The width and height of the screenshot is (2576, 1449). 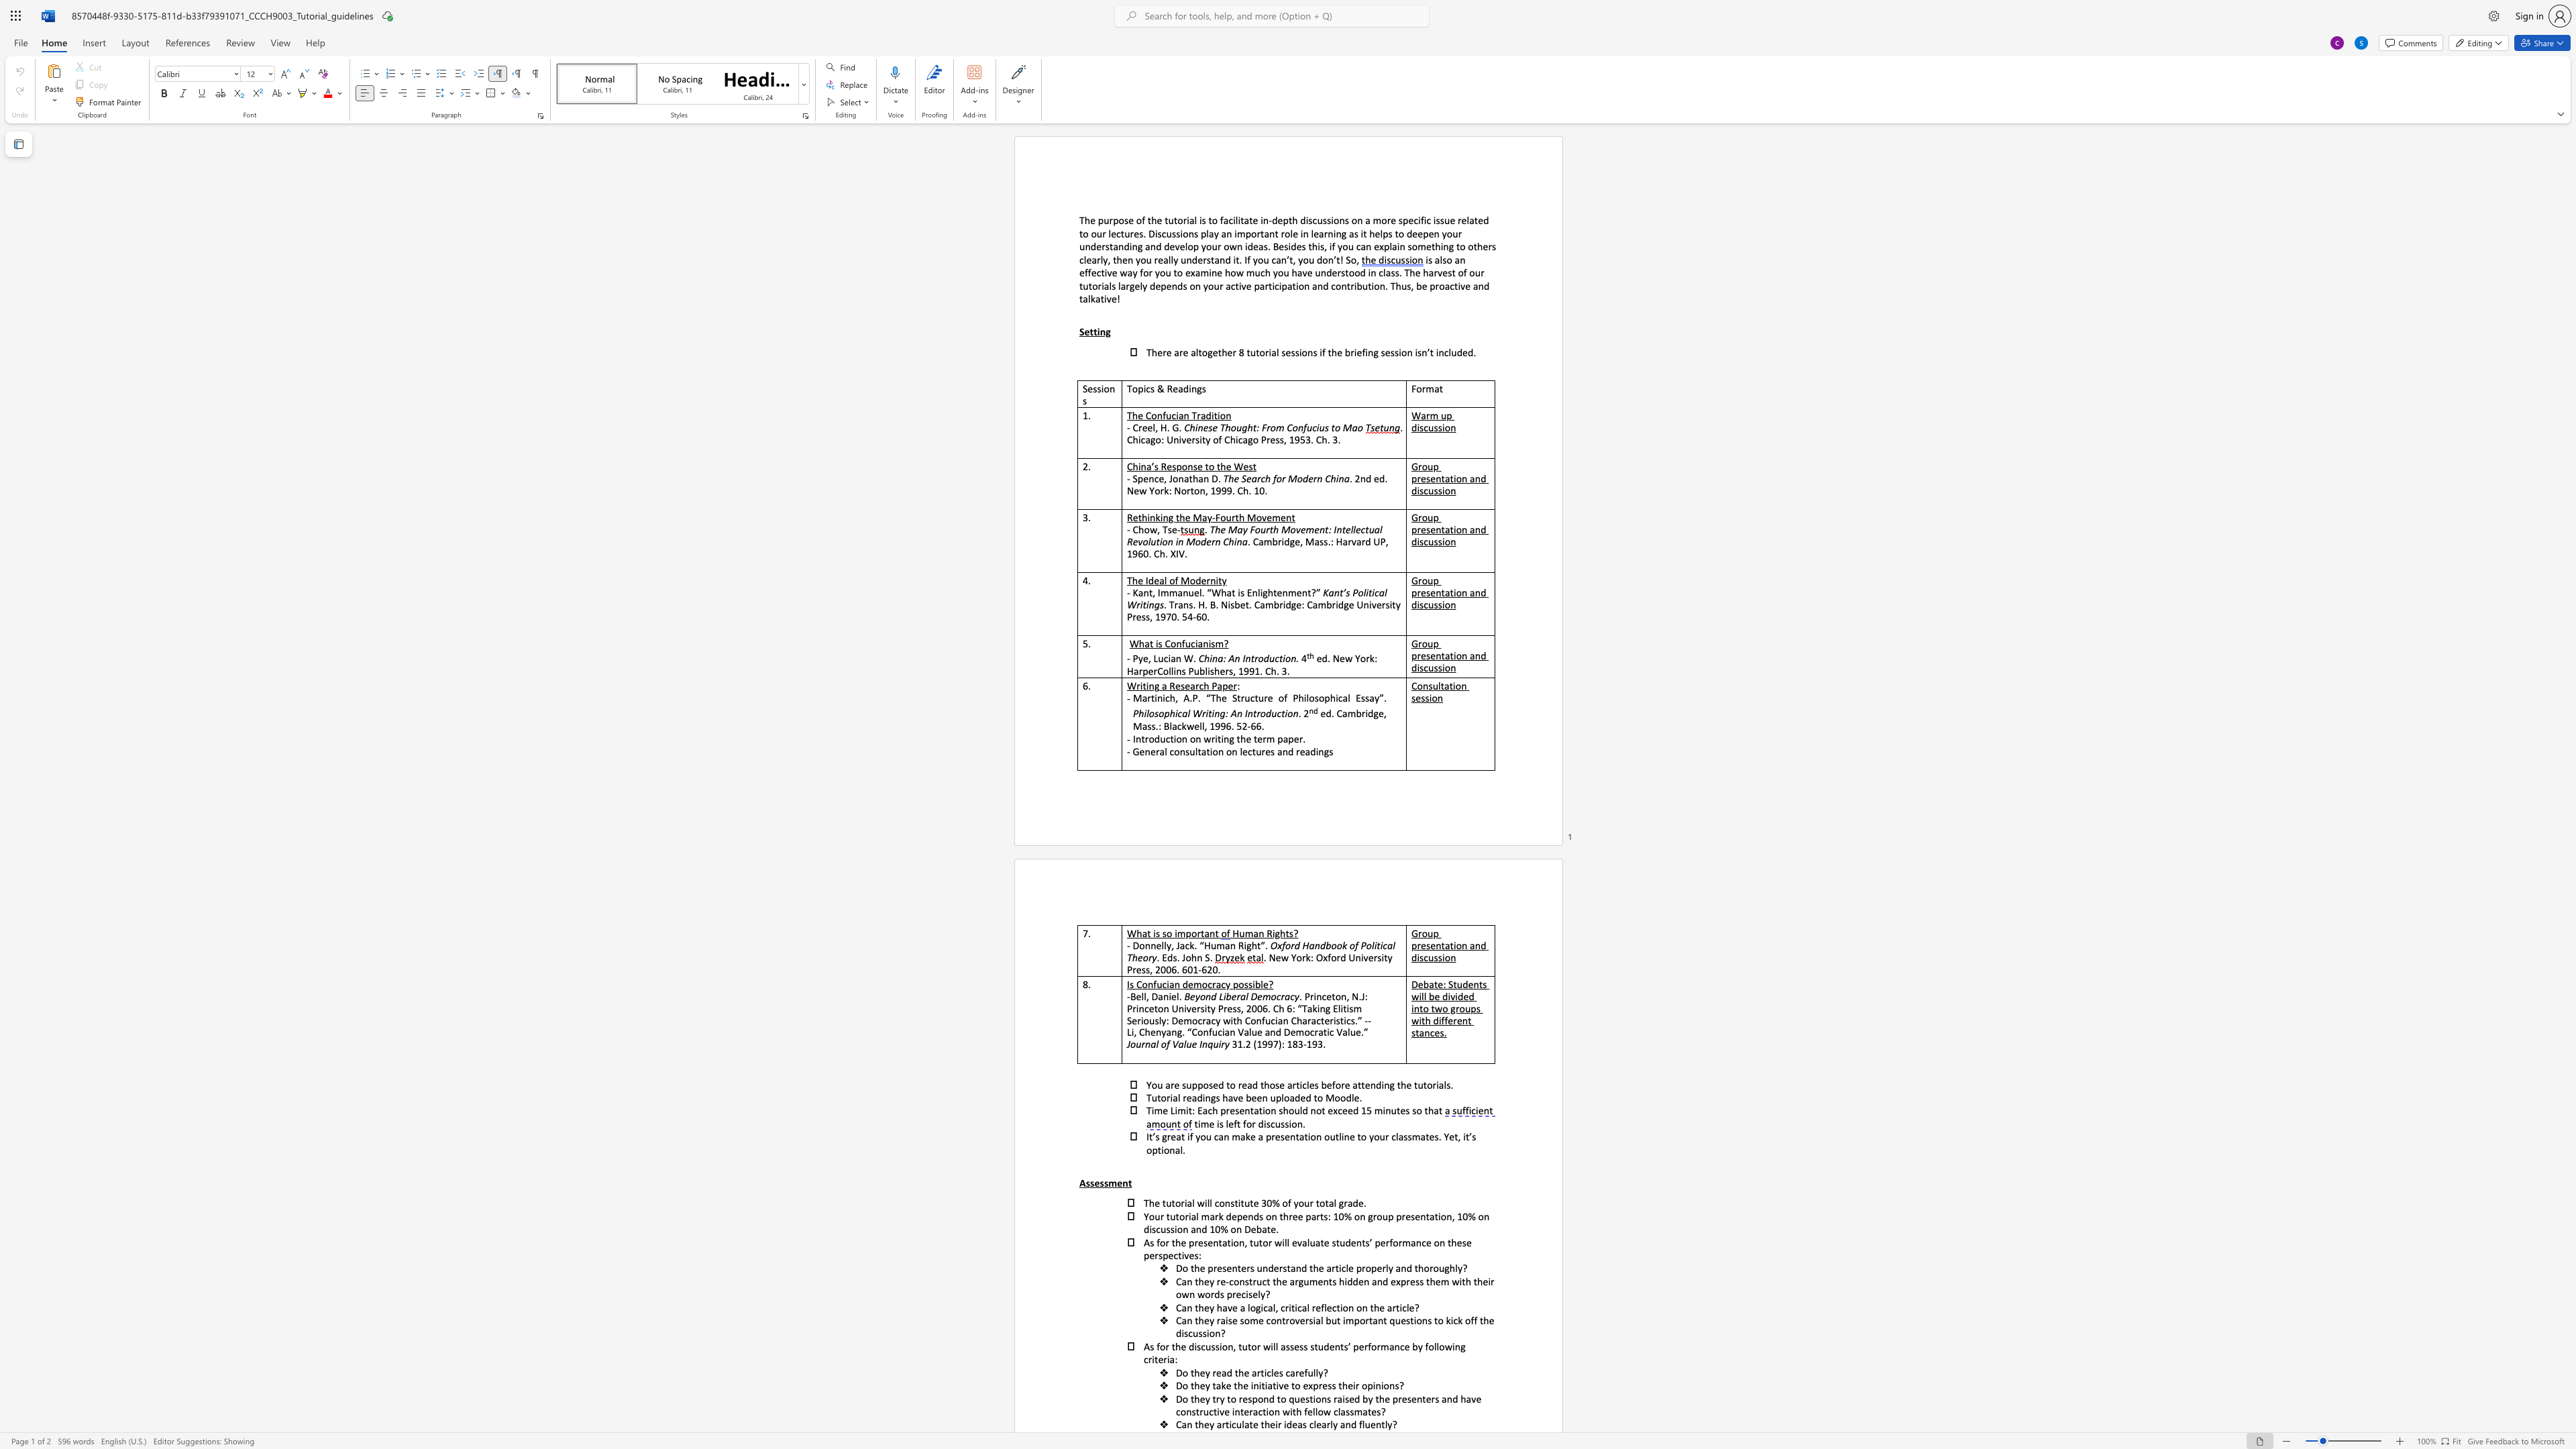 I want to click on the subset text "is Confucianism?" within the text "What is Confucianism?", so click(x=1155, y=643).